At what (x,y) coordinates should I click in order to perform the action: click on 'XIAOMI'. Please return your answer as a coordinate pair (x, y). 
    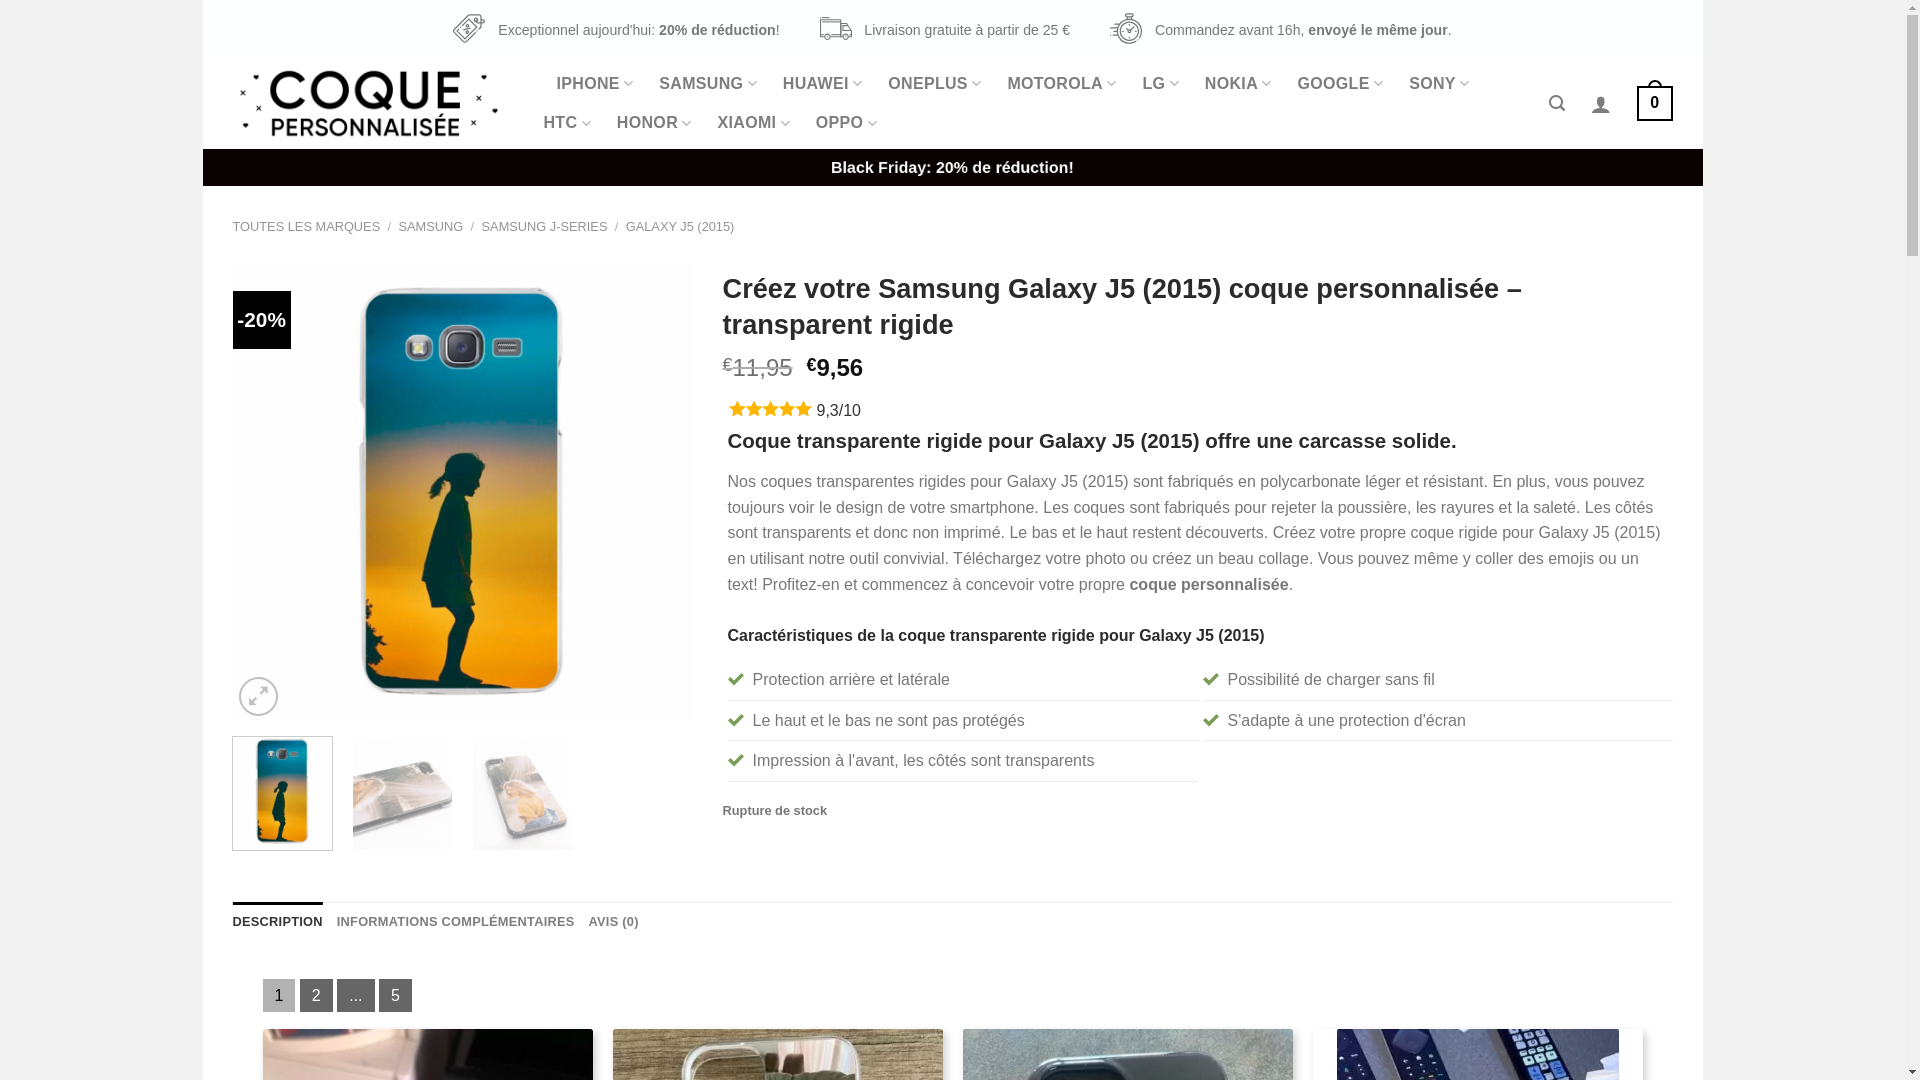
    Looking at the image, I should click on (718, 123).